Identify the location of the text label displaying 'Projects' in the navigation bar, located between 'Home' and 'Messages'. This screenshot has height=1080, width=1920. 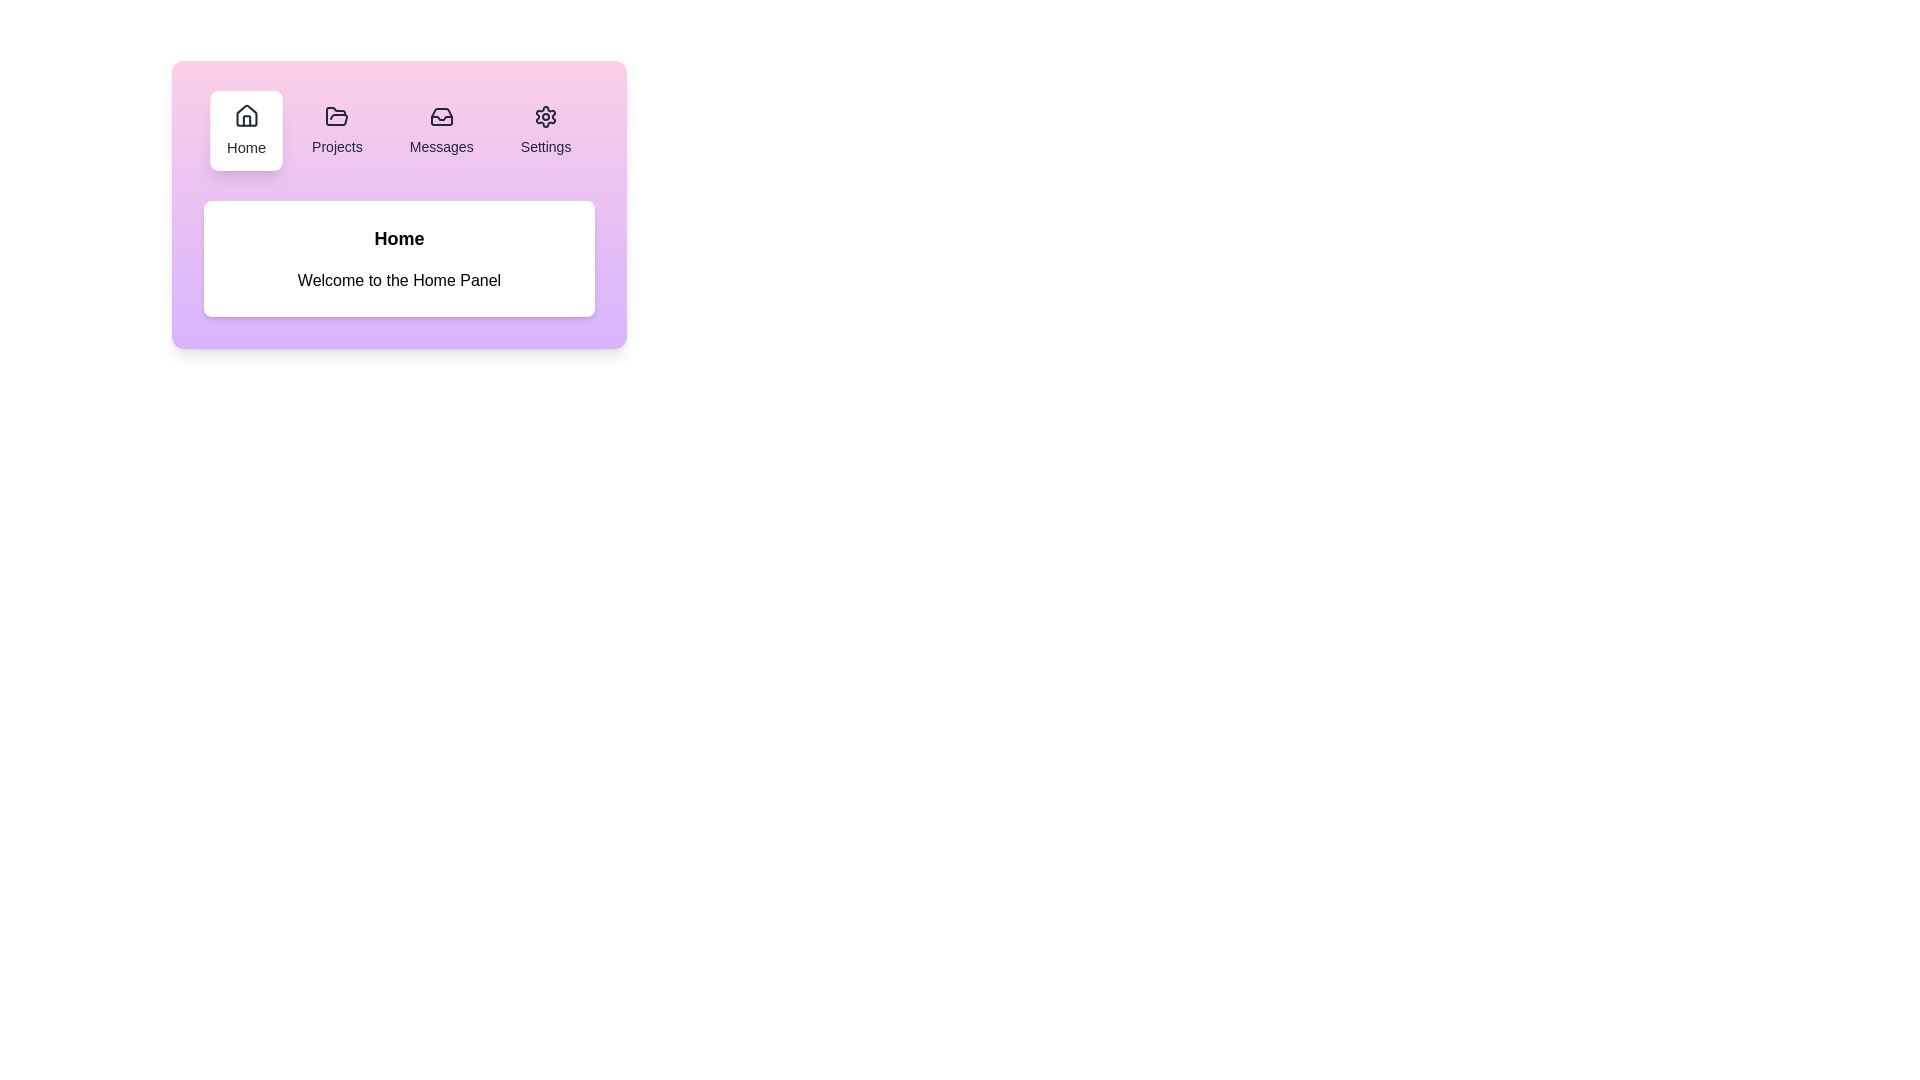
(337, 145).